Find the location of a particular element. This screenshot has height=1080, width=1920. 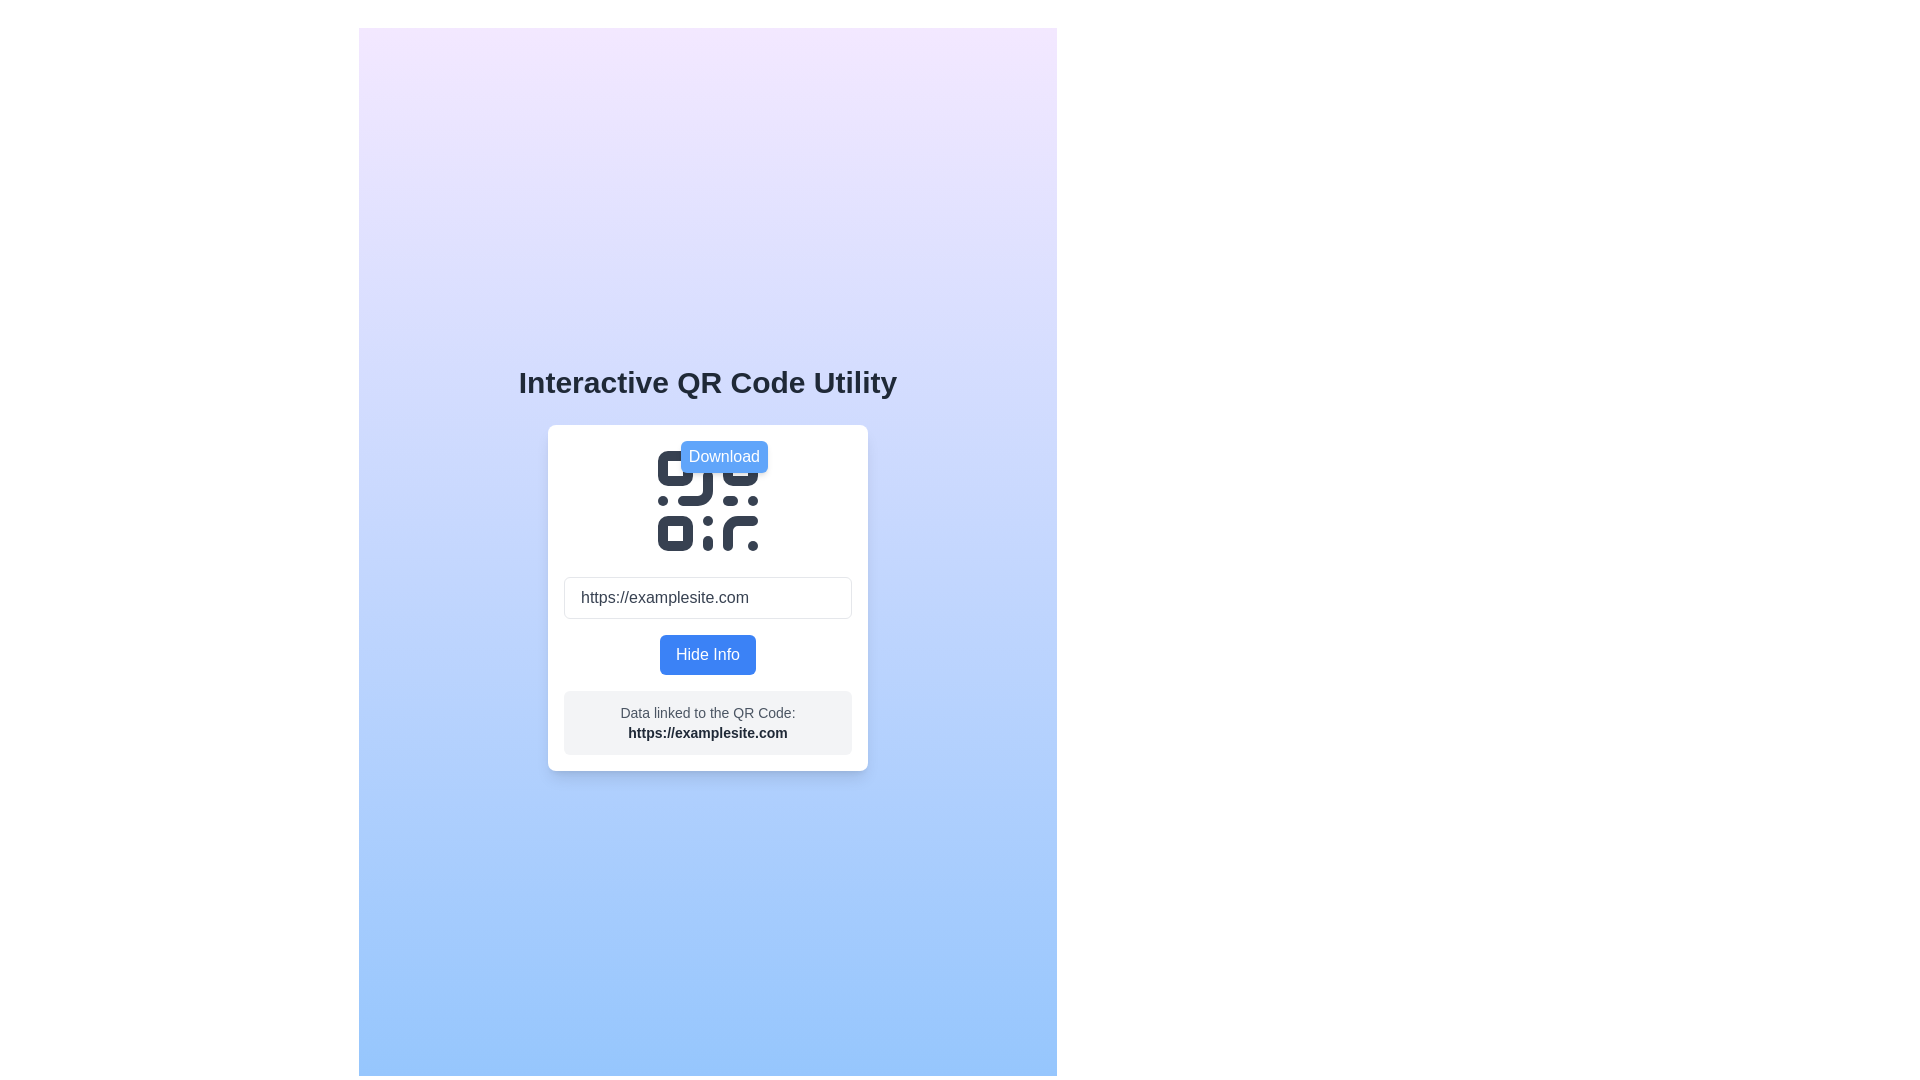

the decorative square for the QR code pattern, which is a small square with rounded corners located in the bottom left quadrant of the QR code graphic is located at coordinates (675, 532).